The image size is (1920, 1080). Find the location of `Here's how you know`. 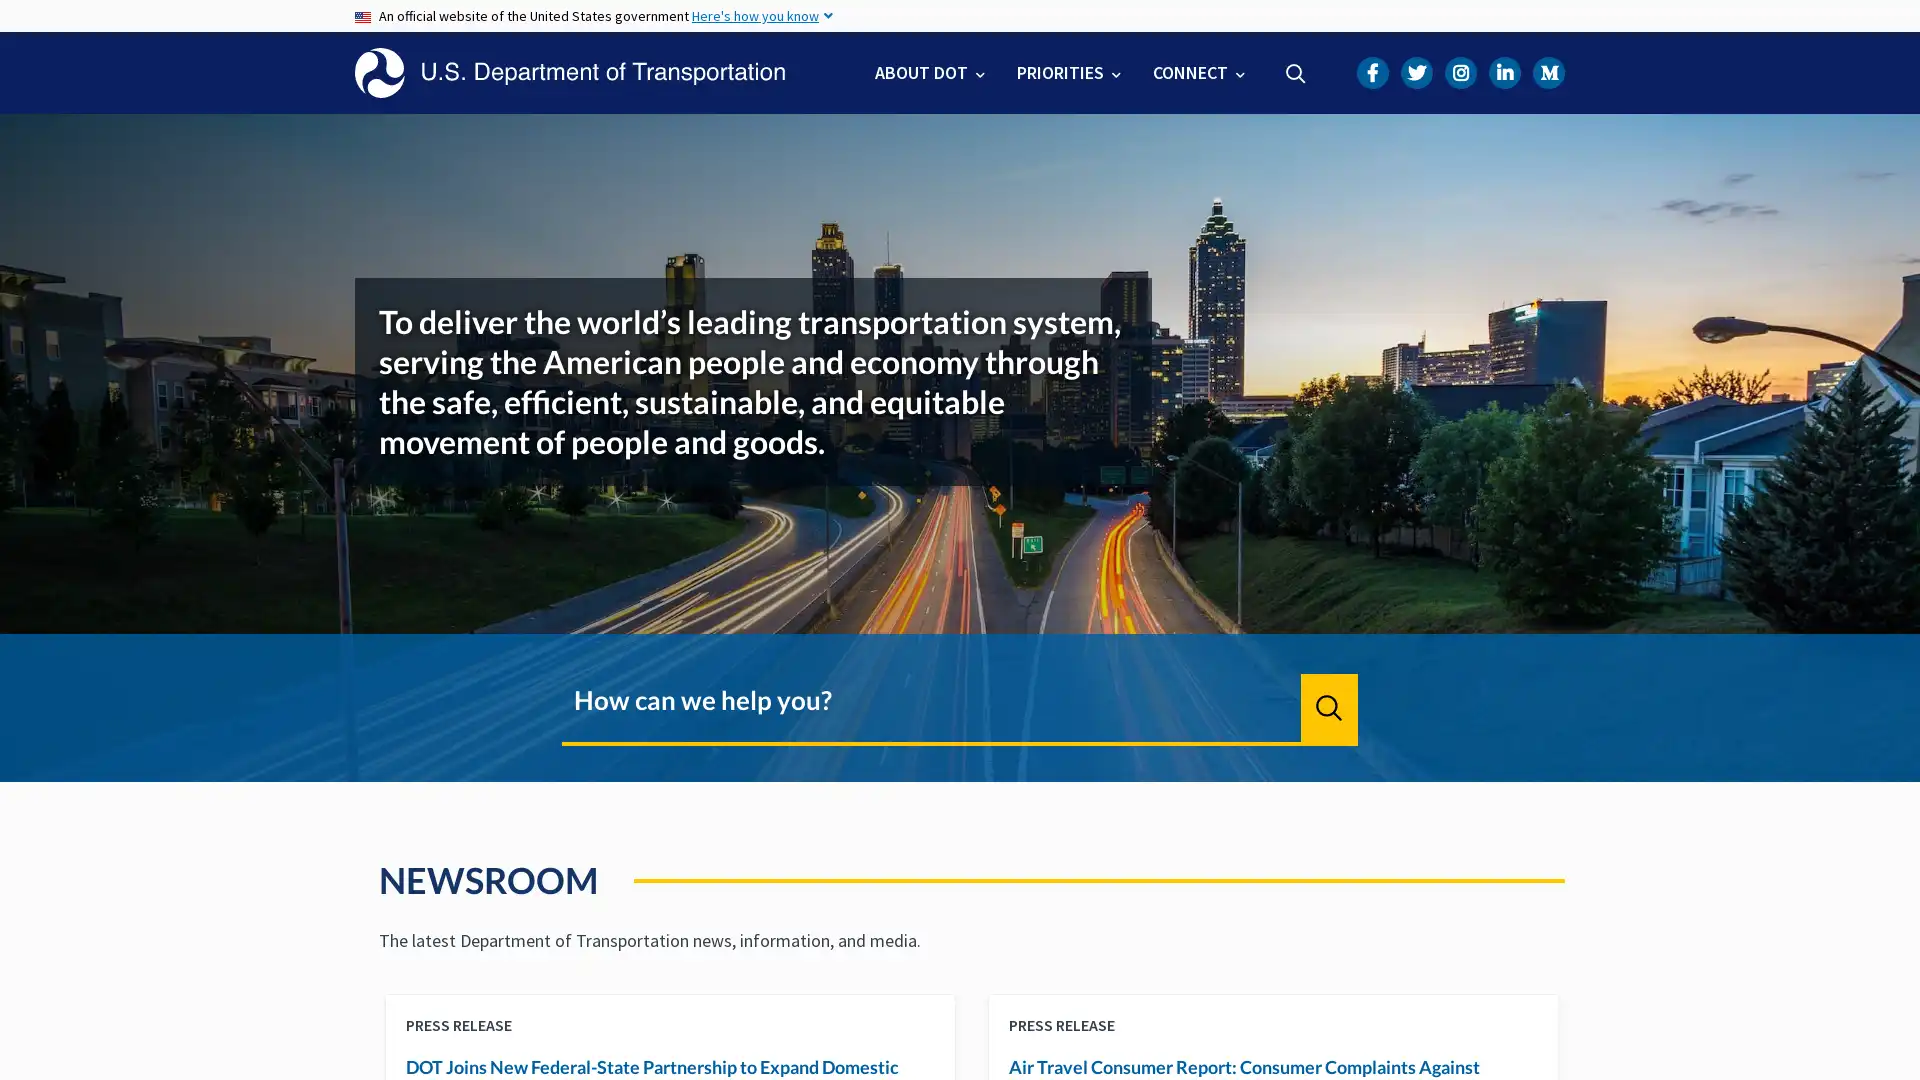

Here's how you know is located at coordinates (761, 16).